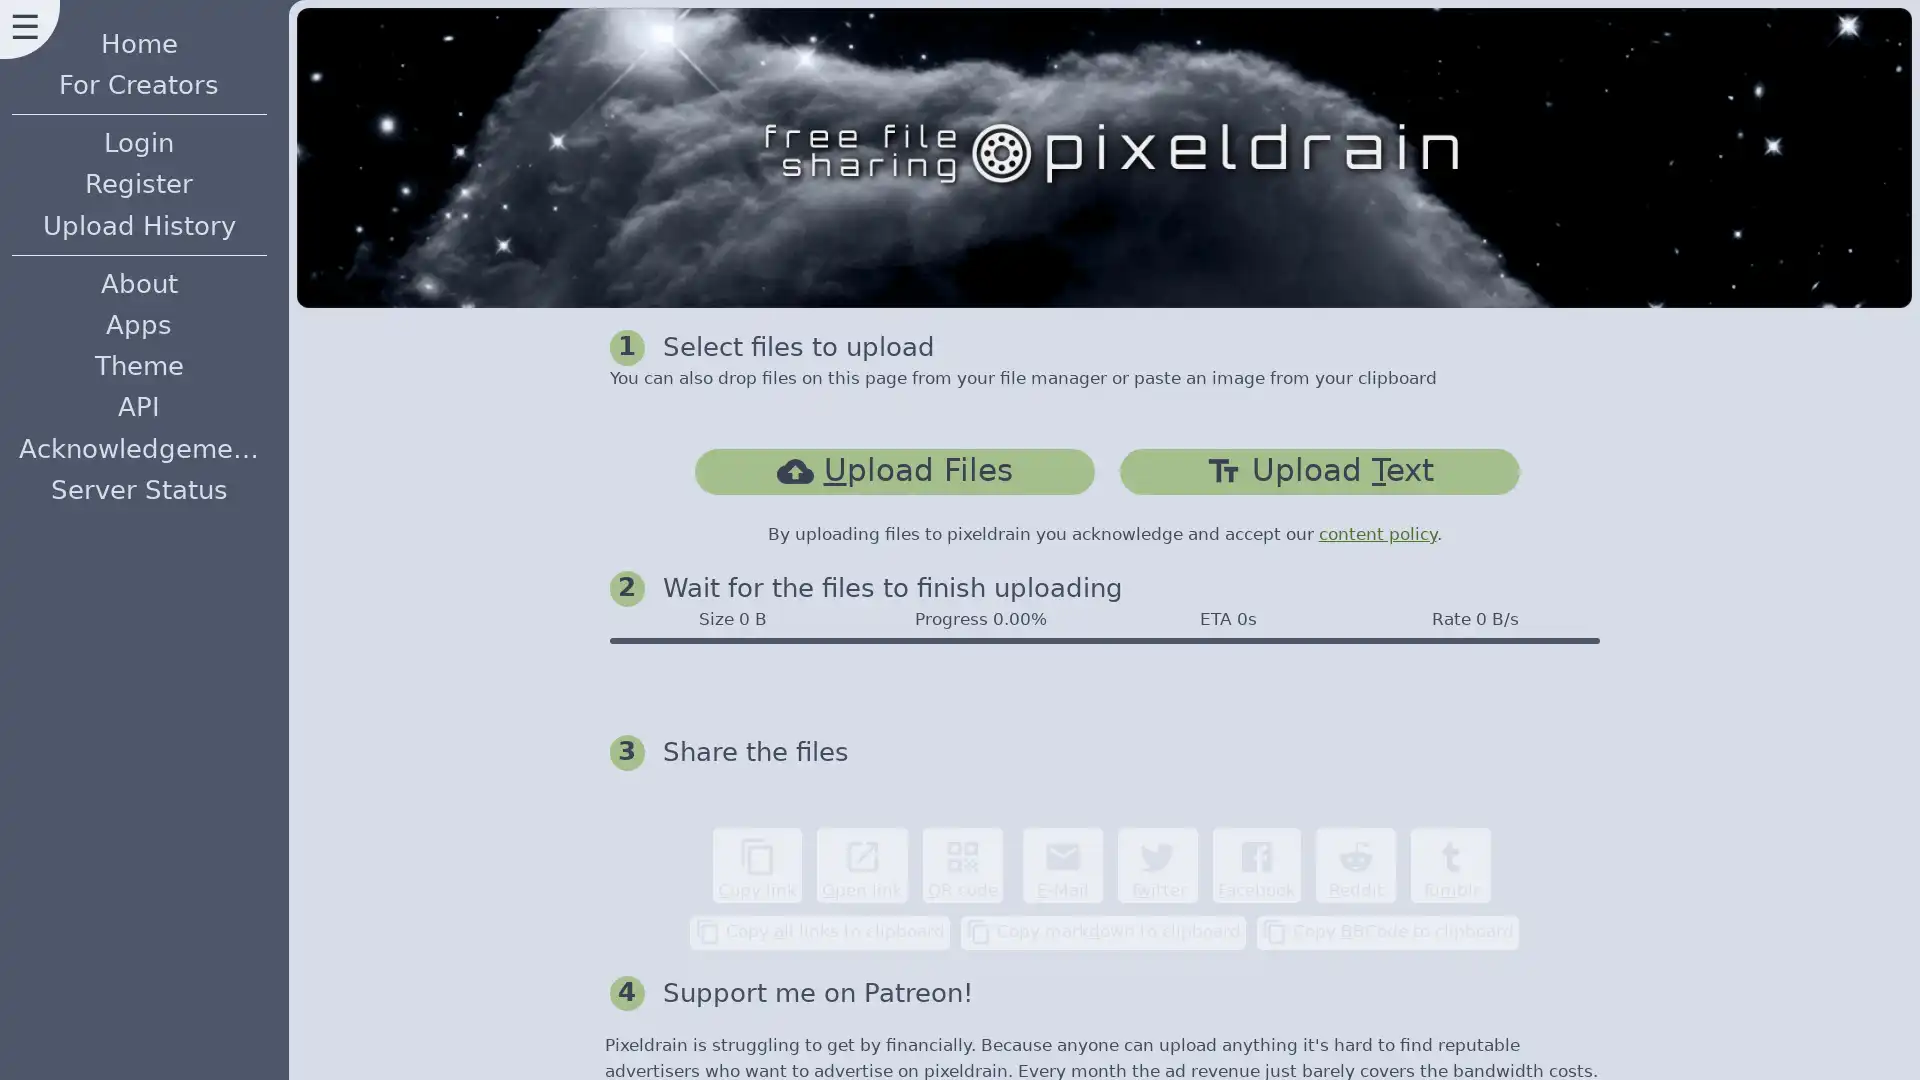 This screenshot has width=1920, height=1080. I want to click on email E-Mail, so click(1061, 864).